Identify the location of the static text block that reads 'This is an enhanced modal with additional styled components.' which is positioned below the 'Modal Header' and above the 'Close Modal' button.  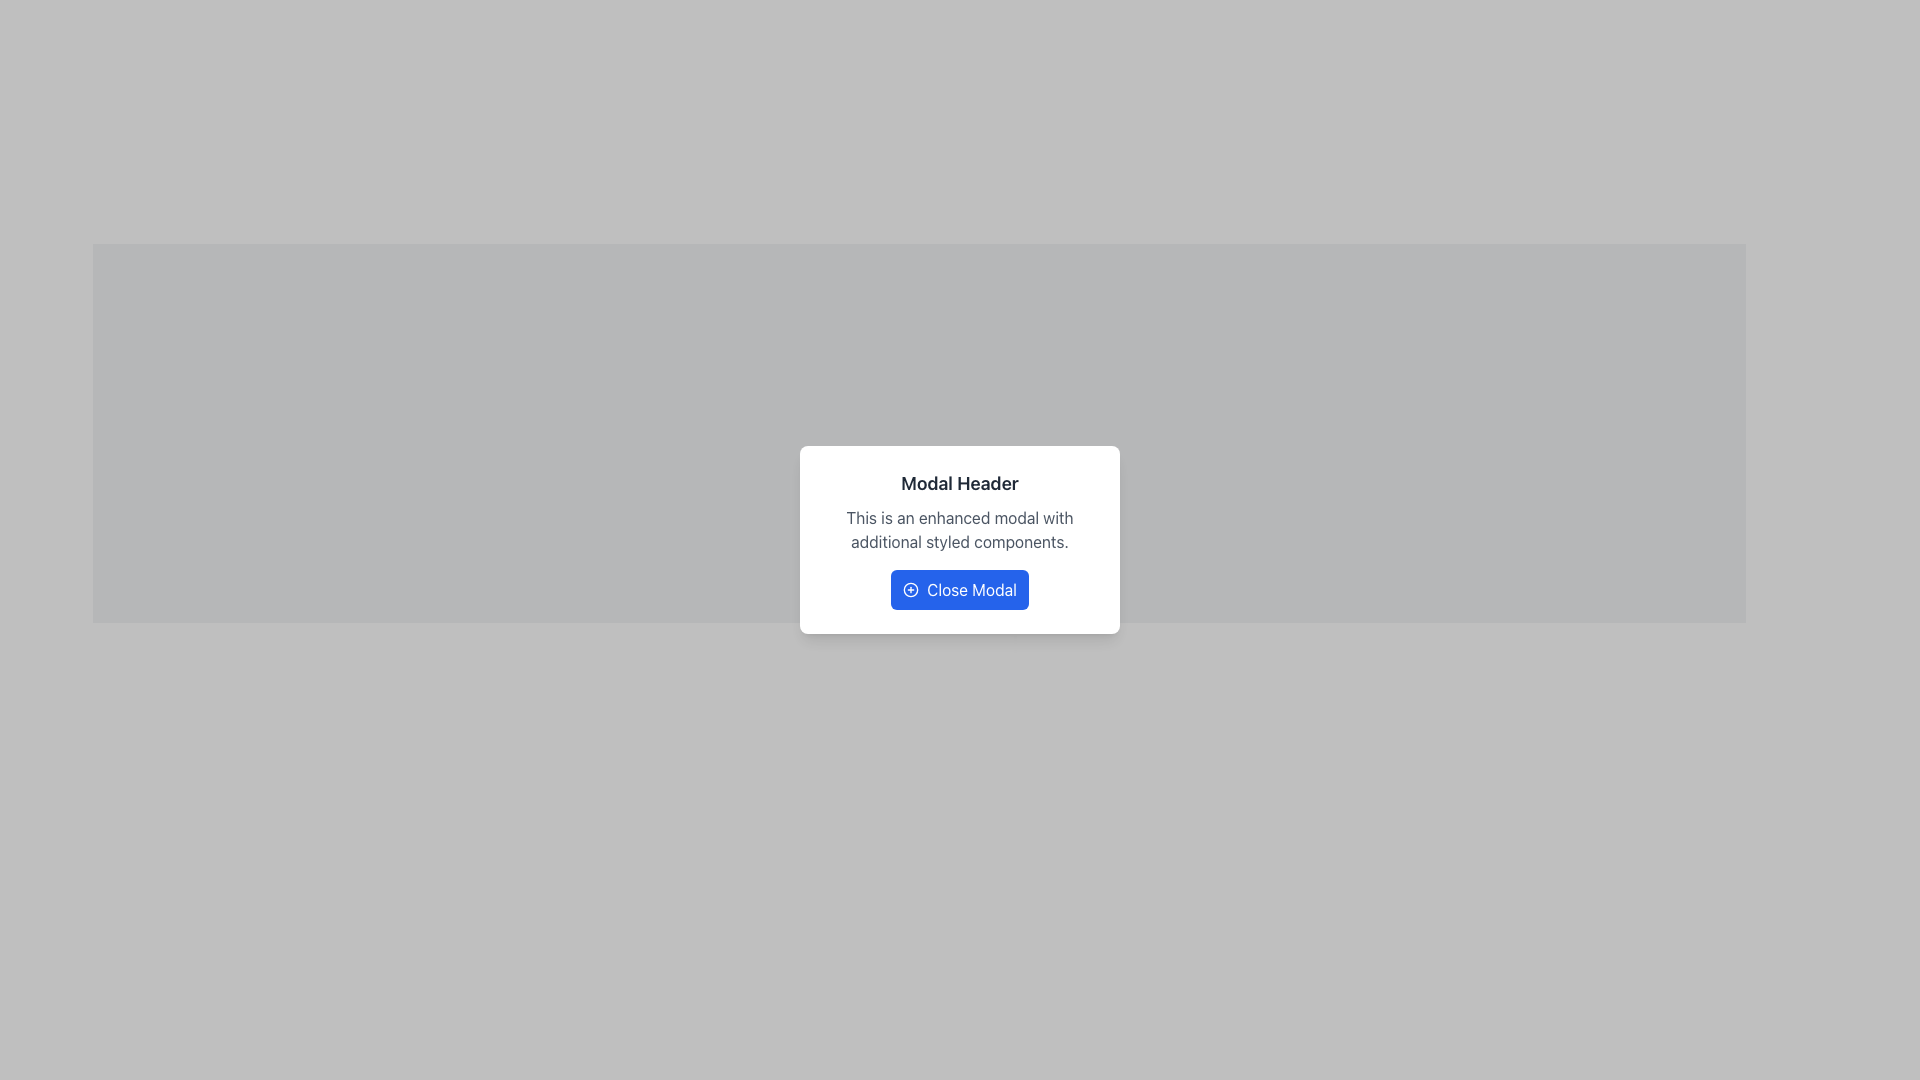
(960, 528).